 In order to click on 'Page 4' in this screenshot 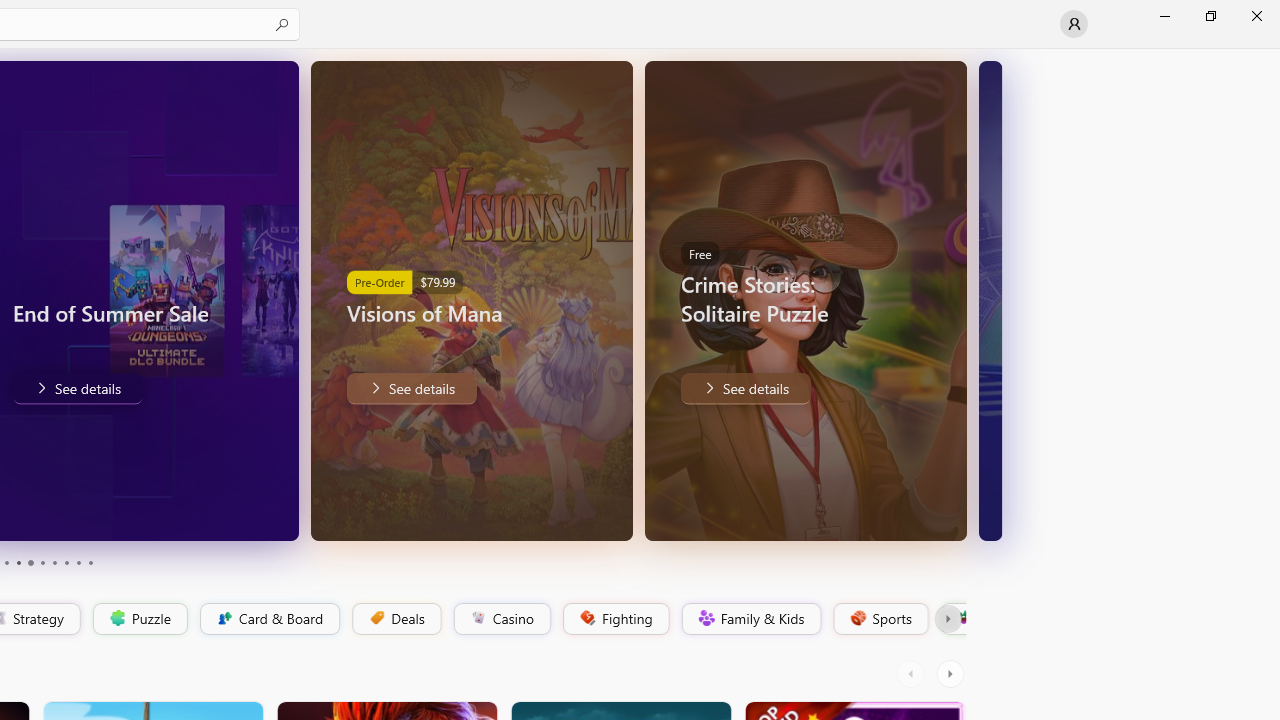, I will do `click(17, 563)`.